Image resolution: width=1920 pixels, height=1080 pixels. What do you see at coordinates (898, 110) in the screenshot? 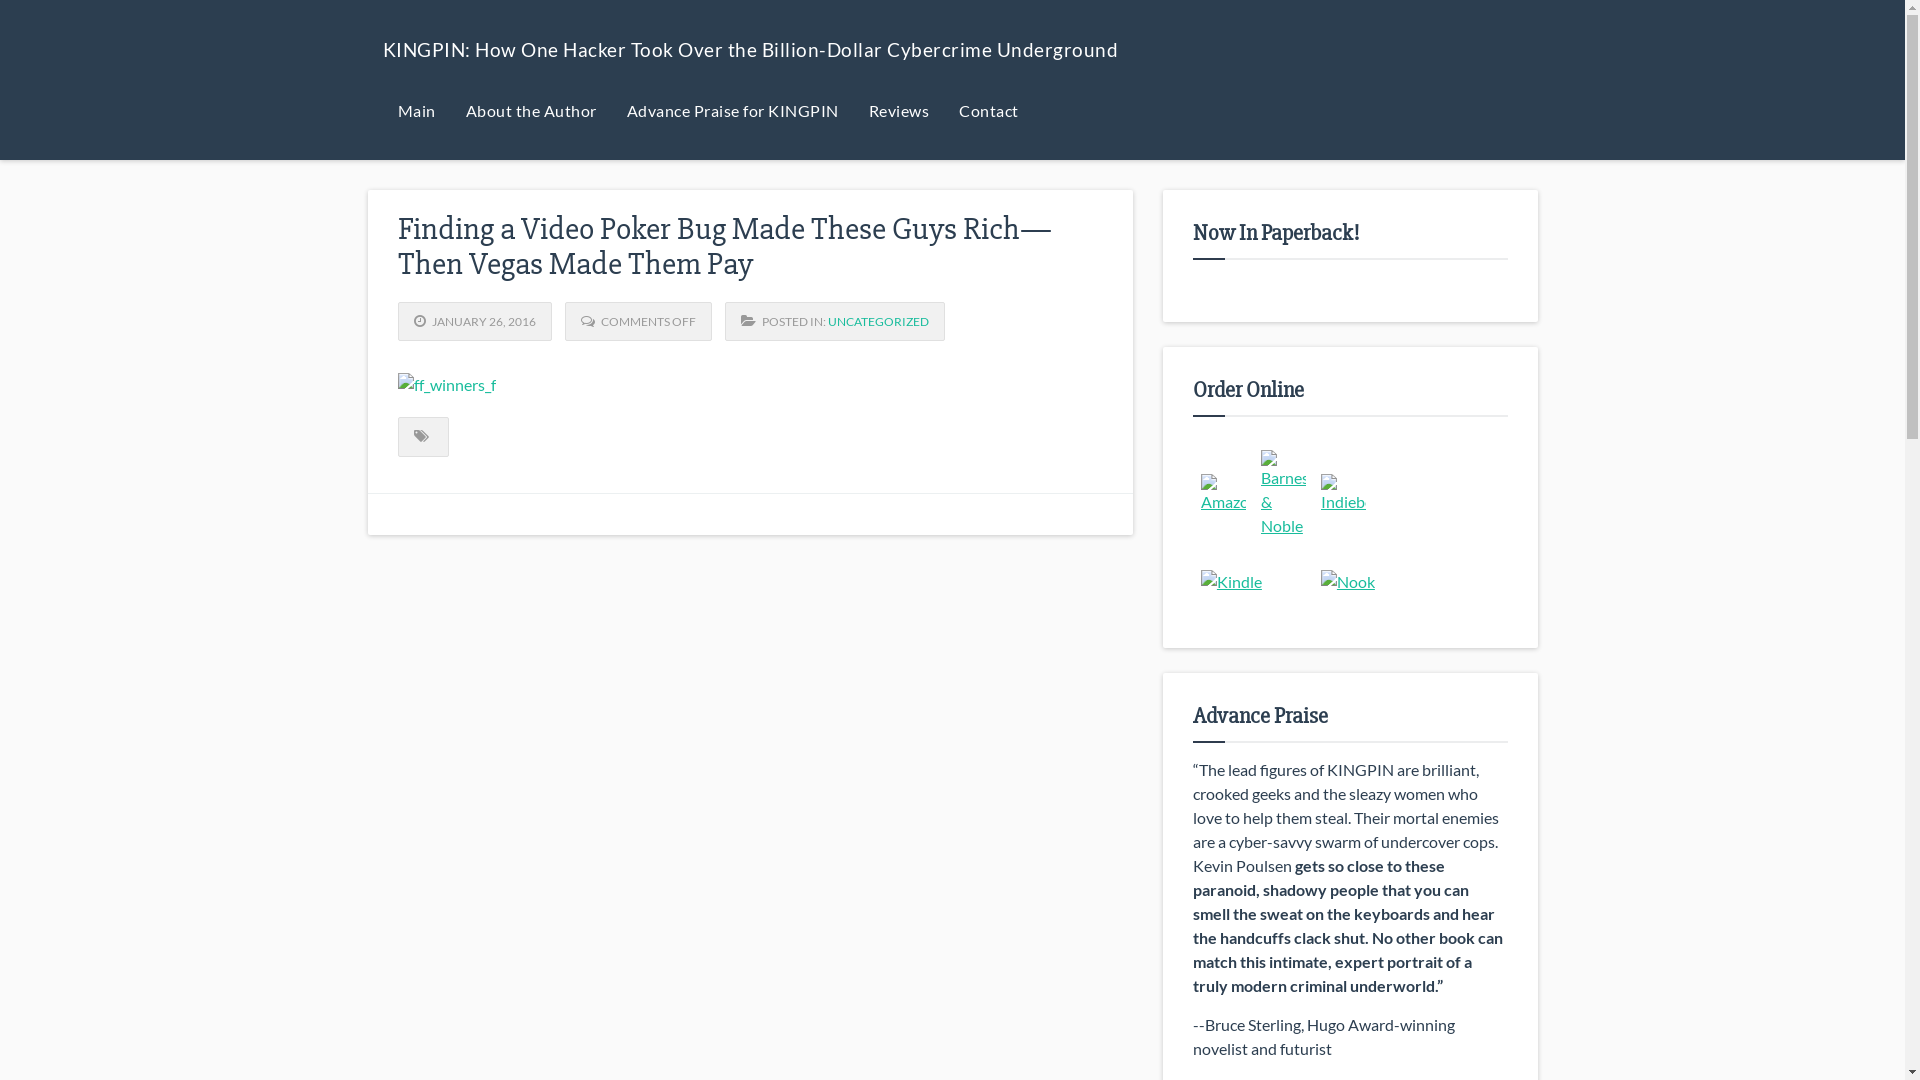
I see `'Reviews'` at bounding box center [898, 110].